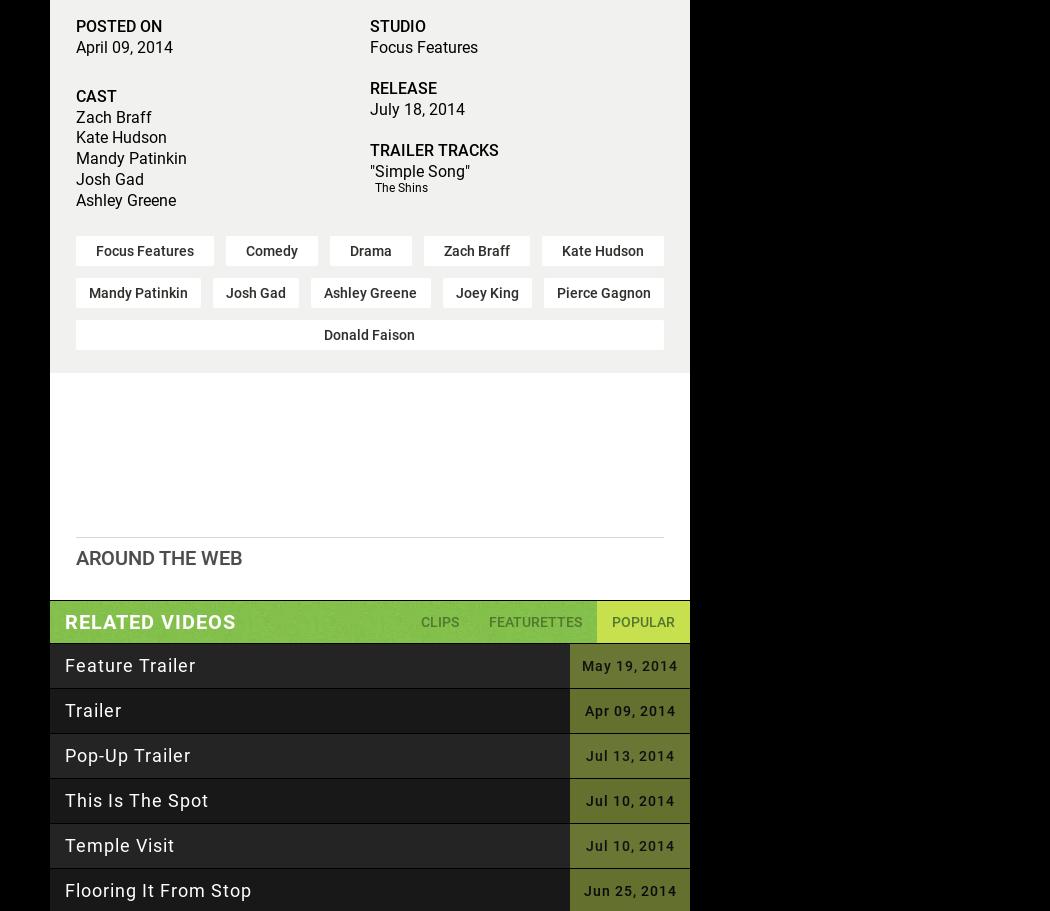  Describe the element at coordinates (369, 291) in the screenshot. I see `'Ashley Greene'` at that location.